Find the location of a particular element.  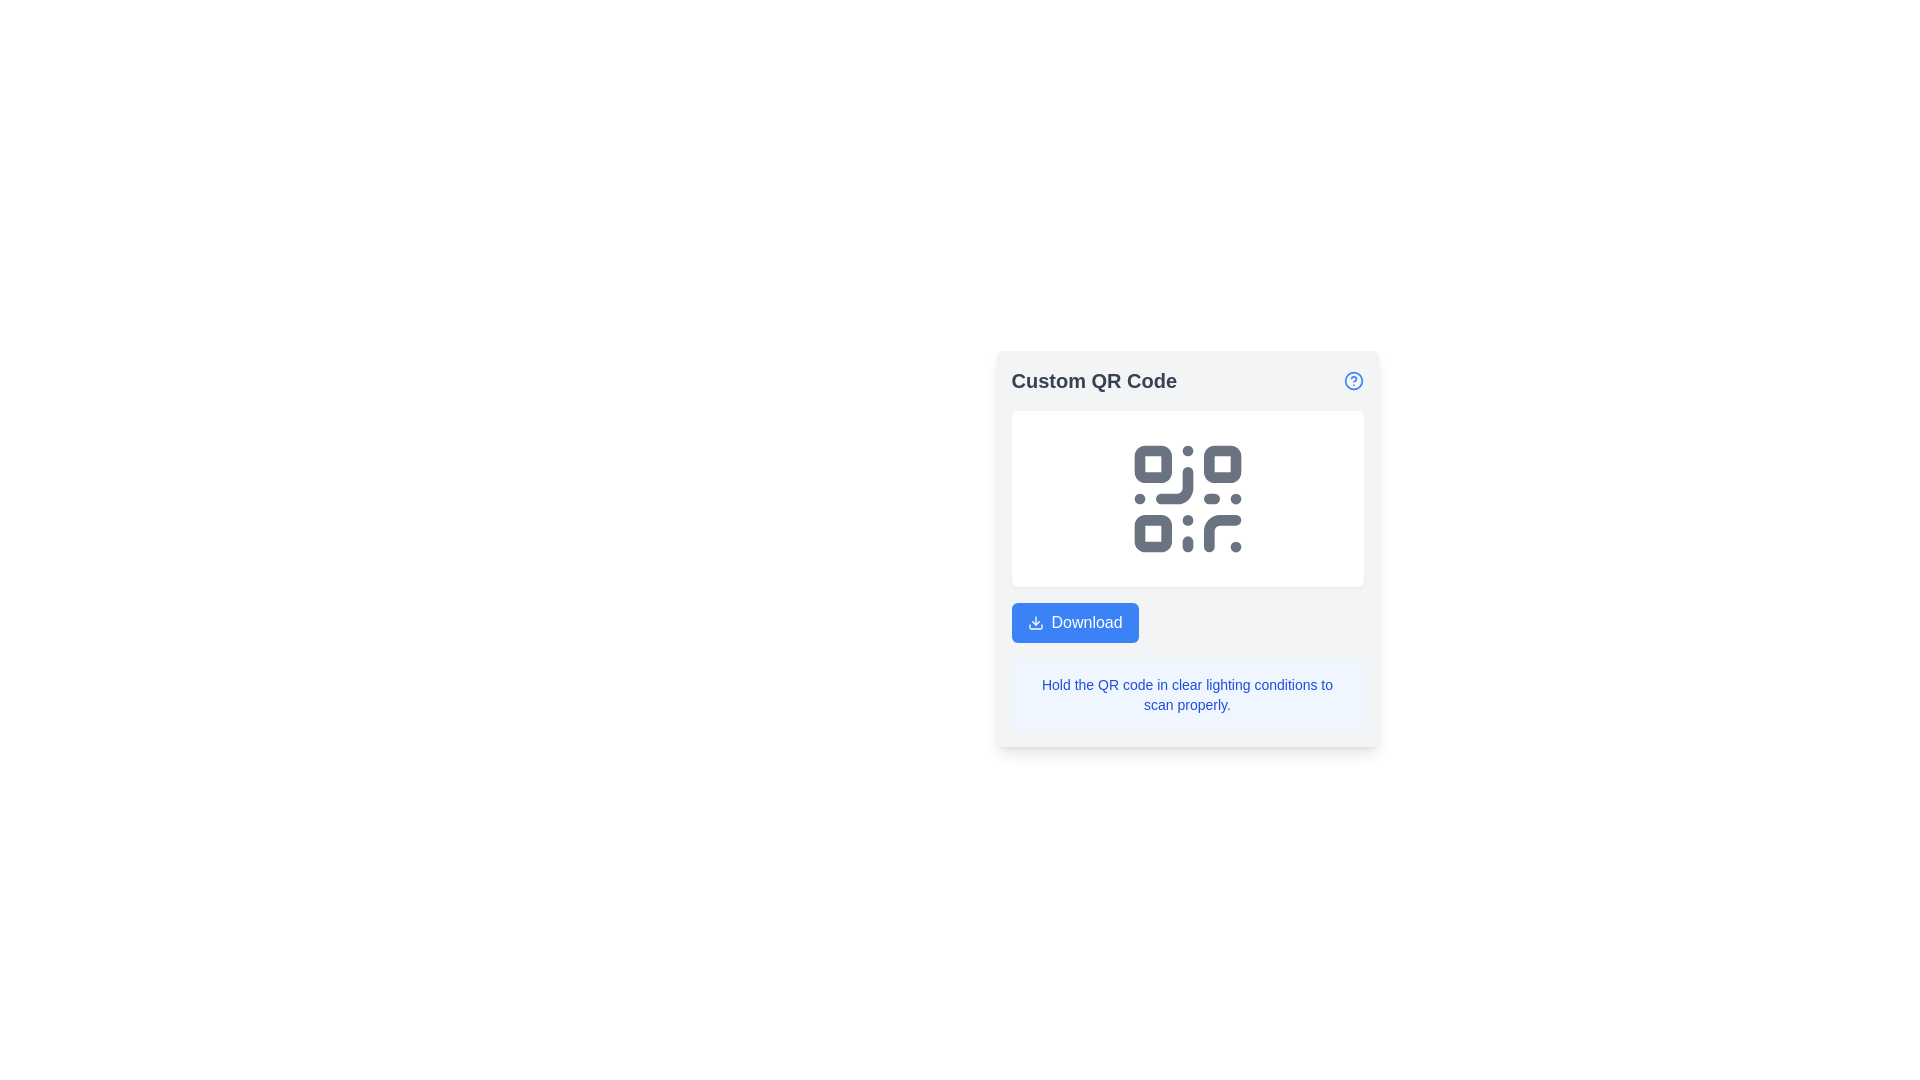

the decorative or navigational vector graphic circle located in the upper-right corner of the QR code generation widget is located at coordinates (1353, 381).